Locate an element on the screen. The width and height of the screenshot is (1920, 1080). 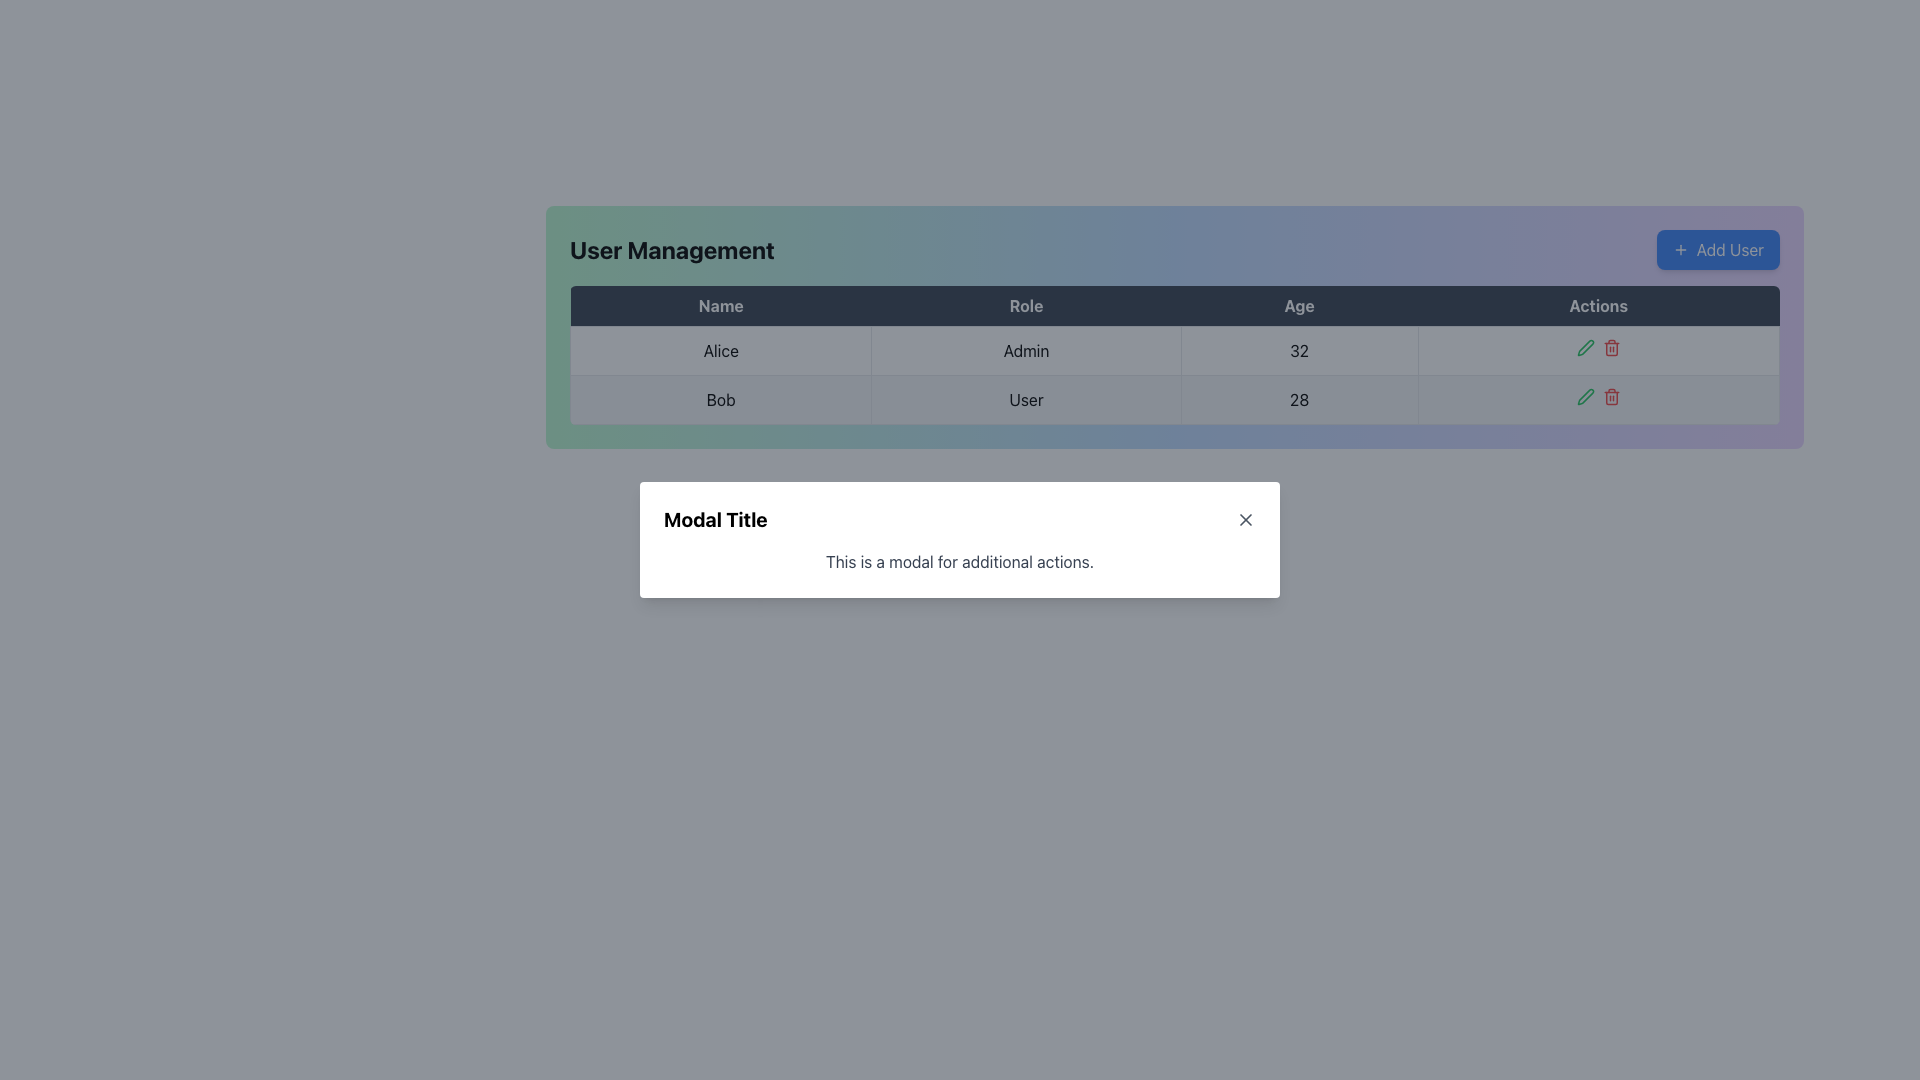
the 'Role' table header, which is the second column header in a table row, centered in a light color on a dark blue background is located at coordinates (1026, 306).